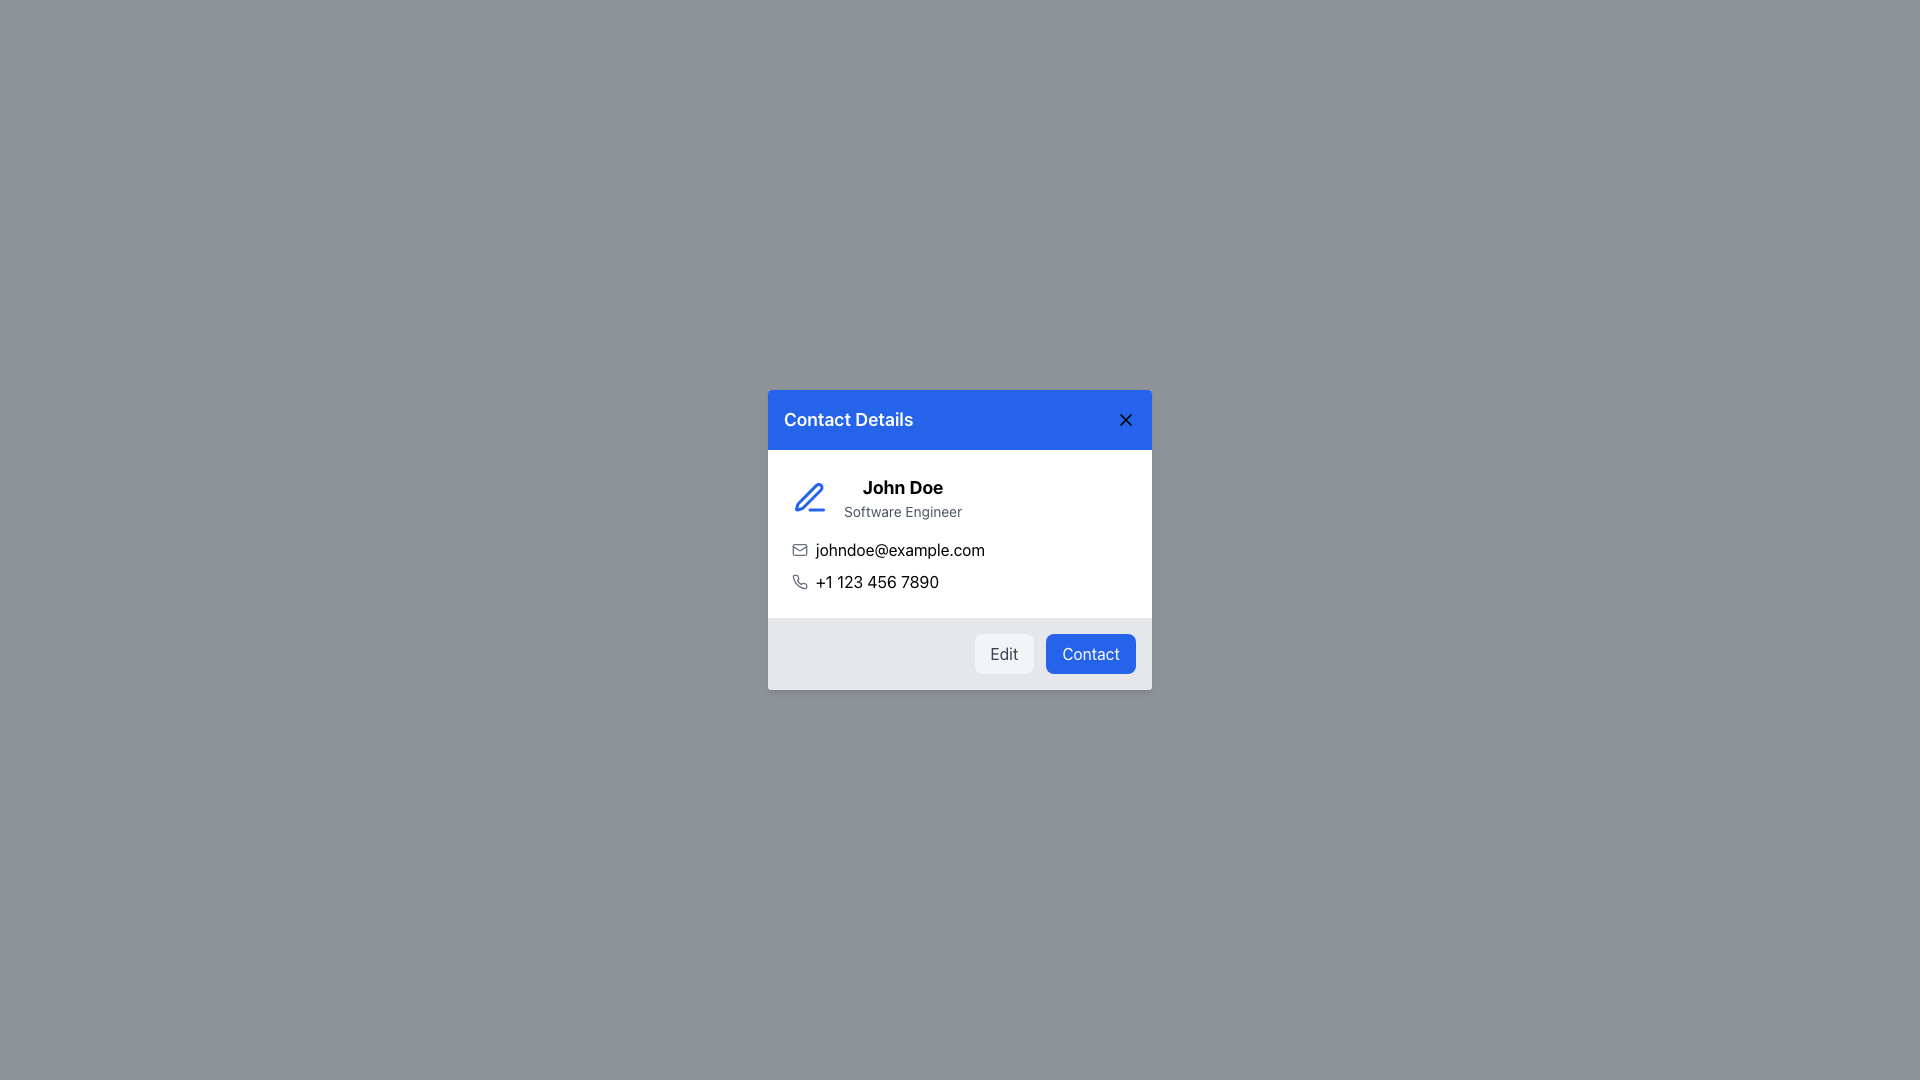 This screenshot has width=1920, height=1080. Describe the element at coordinates (960, 654) in the screenshot. I see `the 'Edit' button located in the lower right corner of the modal dialog box's footer area to initiate an edit action` at that location.